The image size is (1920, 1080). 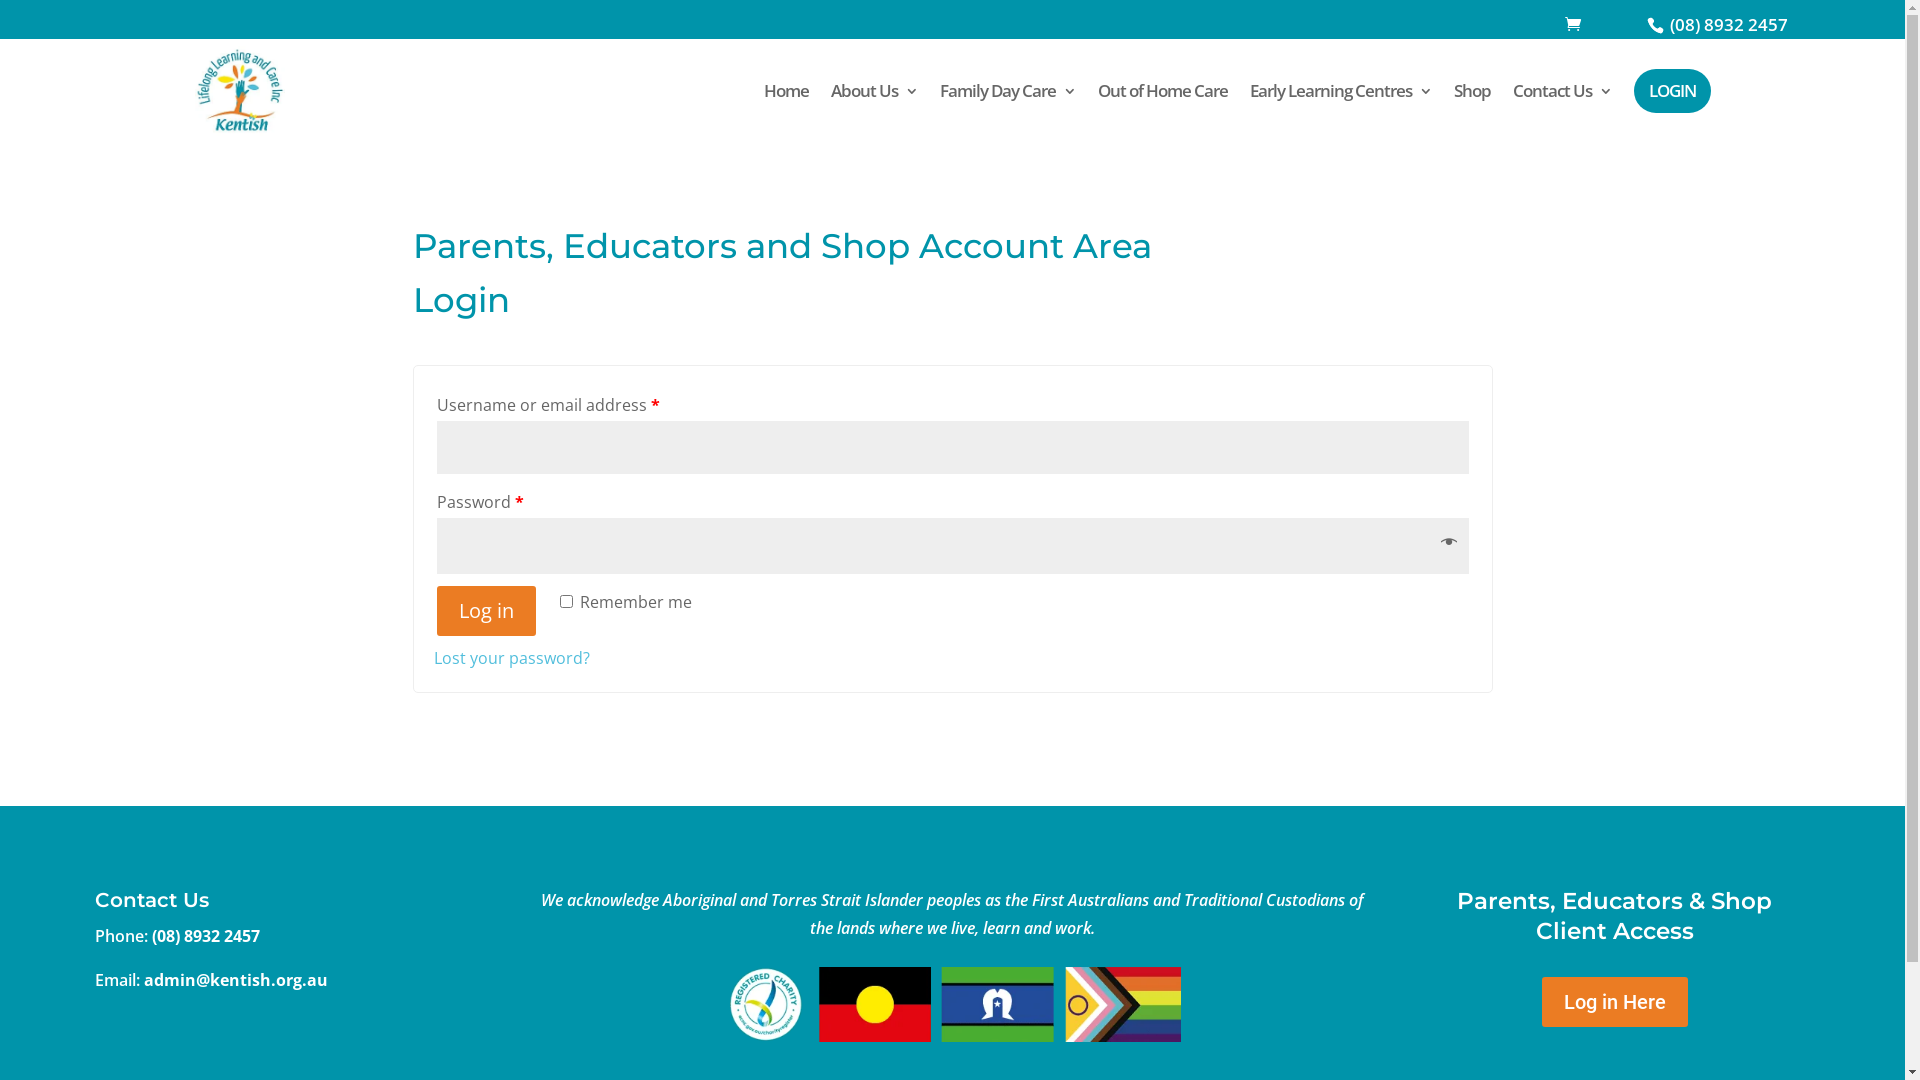 What do you see at coordinates (939, 91) in the screenshot?
I see `'Family Day Care'` at bounding box center [939, 91].